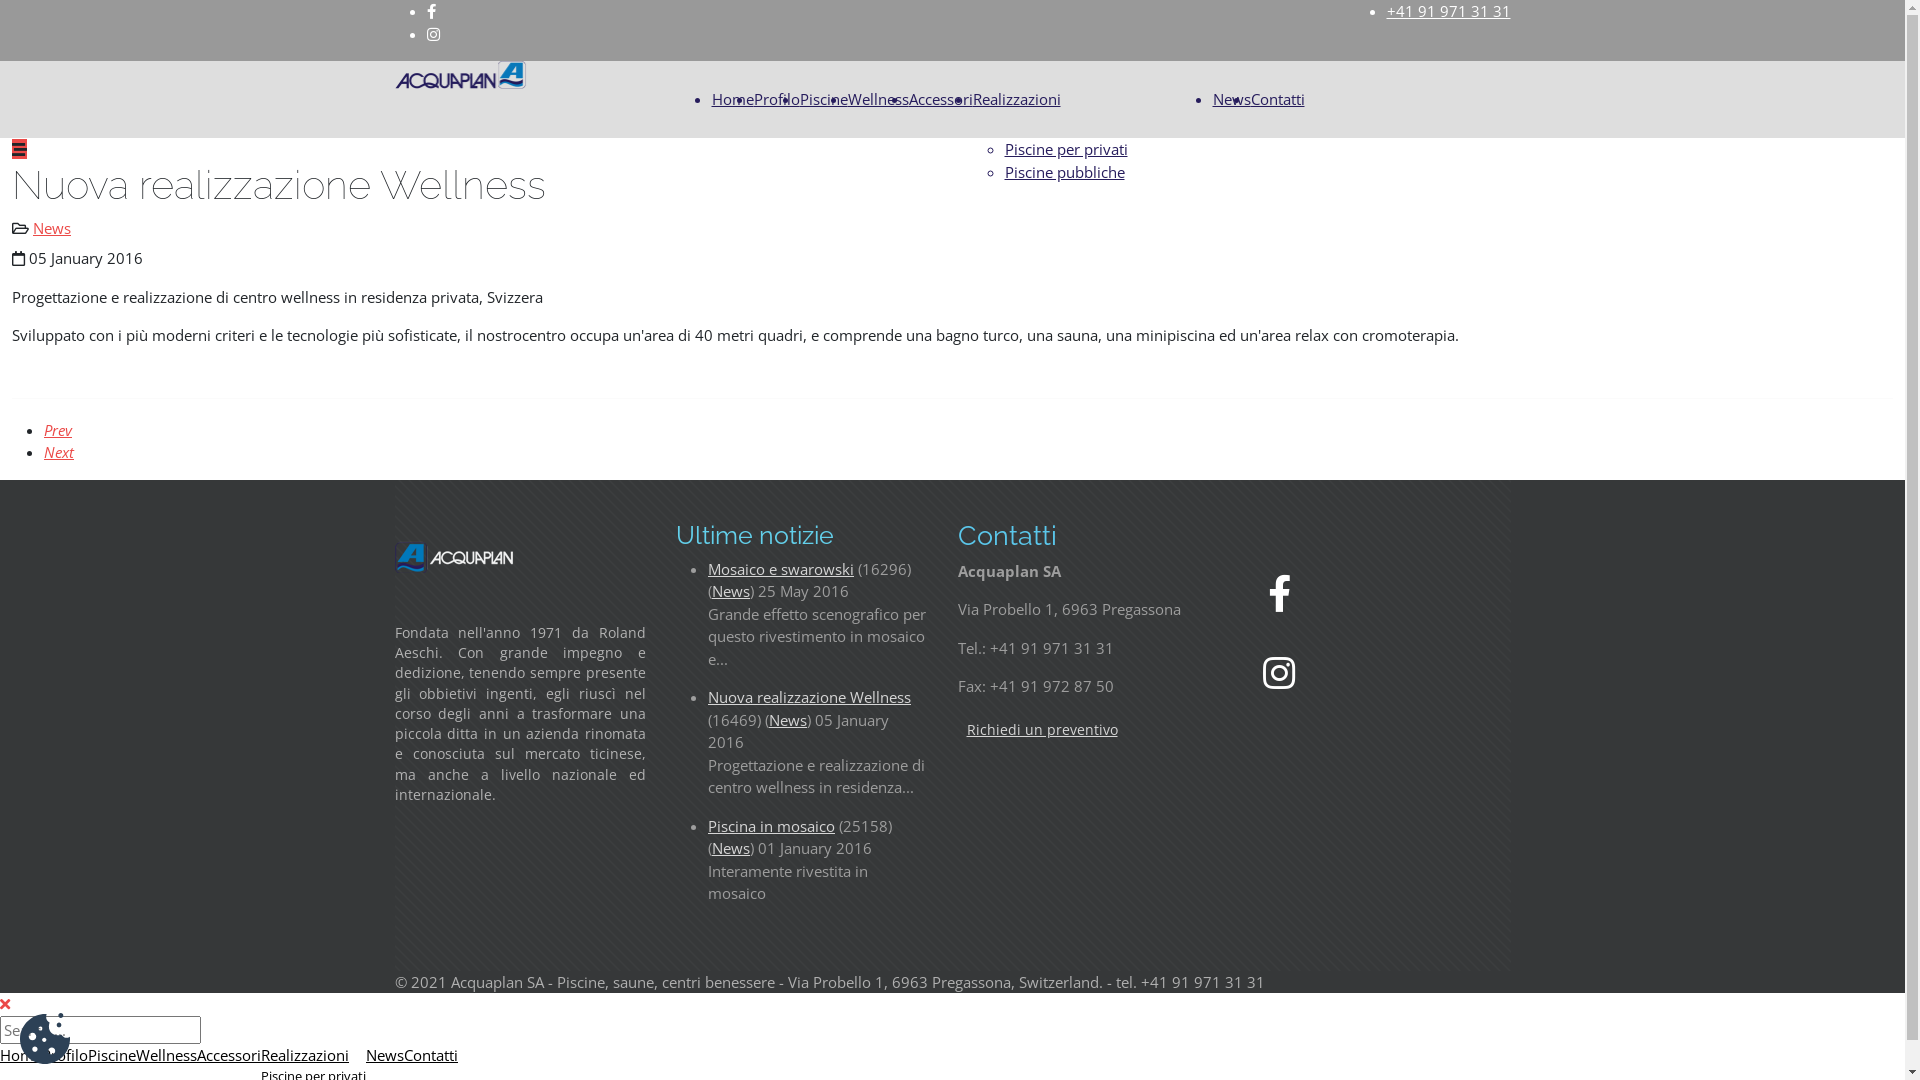  What do you see at coordinates (52, 226) in the screenshot?
I see `'News'` at bounding box center [52, 226].